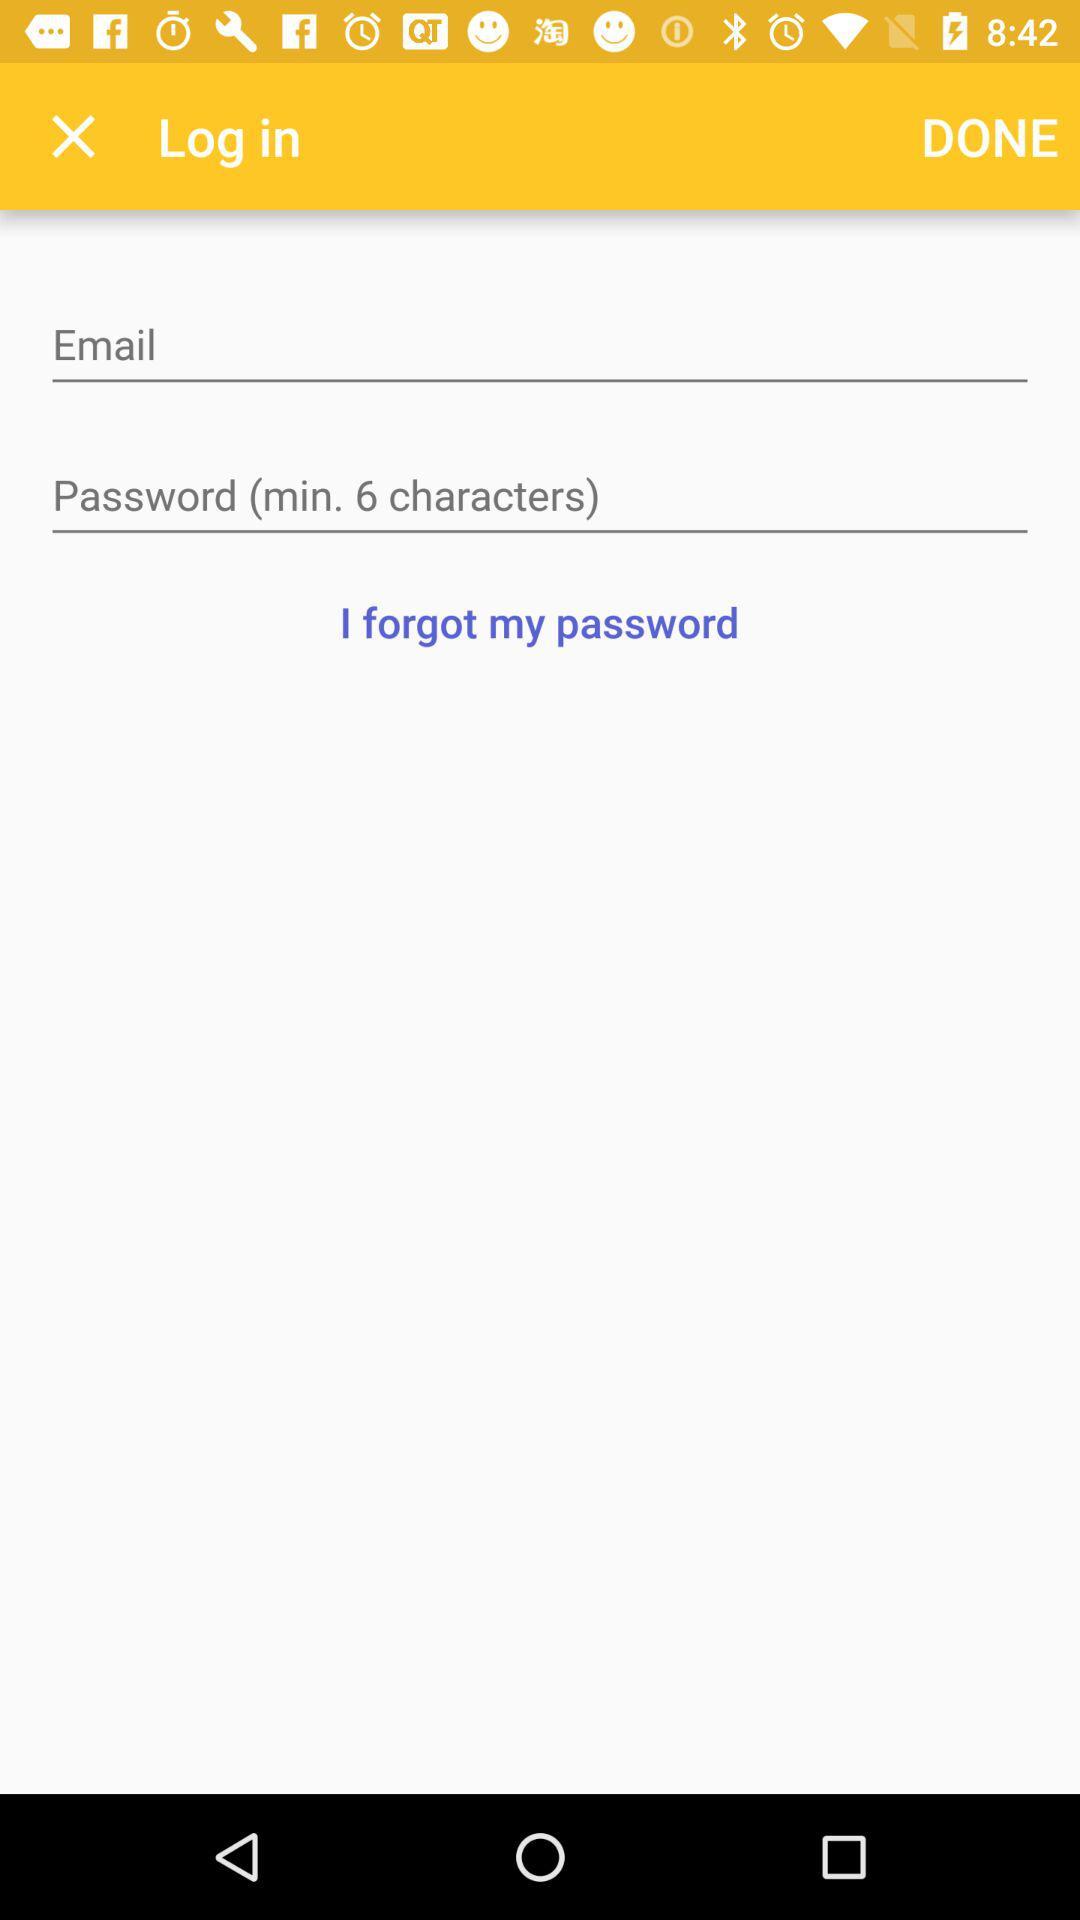 Image resolution: width=1080 pixels, height=1920 pixels. Describe the element at coordinates (540, 346) in the screenshot. I see `email address` at that location.